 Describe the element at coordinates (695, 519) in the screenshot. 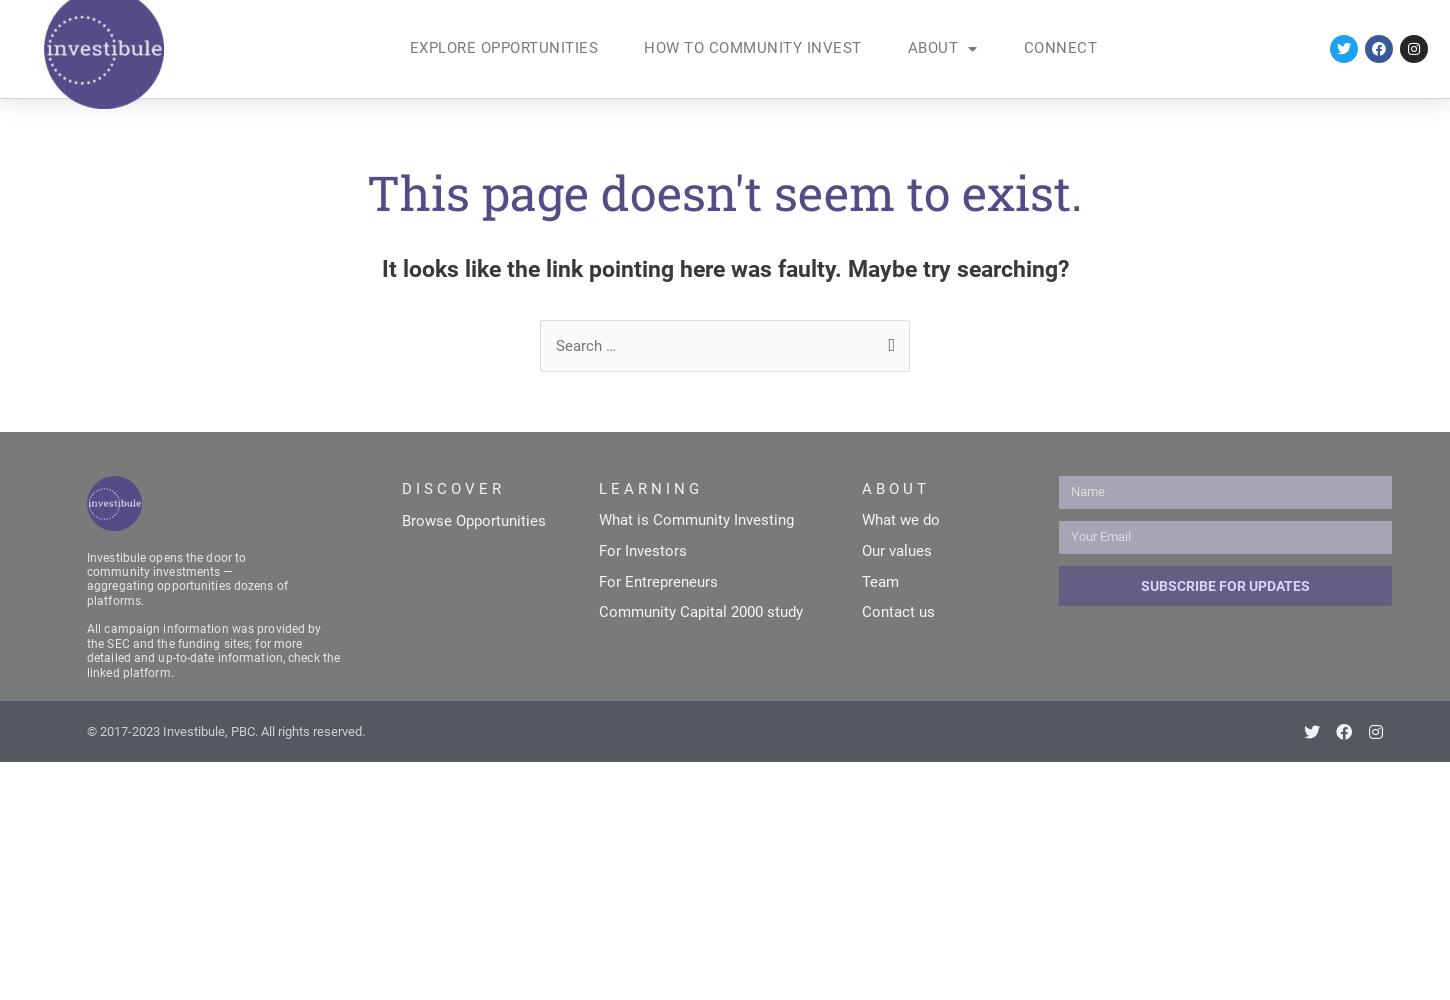

I see `'What is Community Investing'` at that location.